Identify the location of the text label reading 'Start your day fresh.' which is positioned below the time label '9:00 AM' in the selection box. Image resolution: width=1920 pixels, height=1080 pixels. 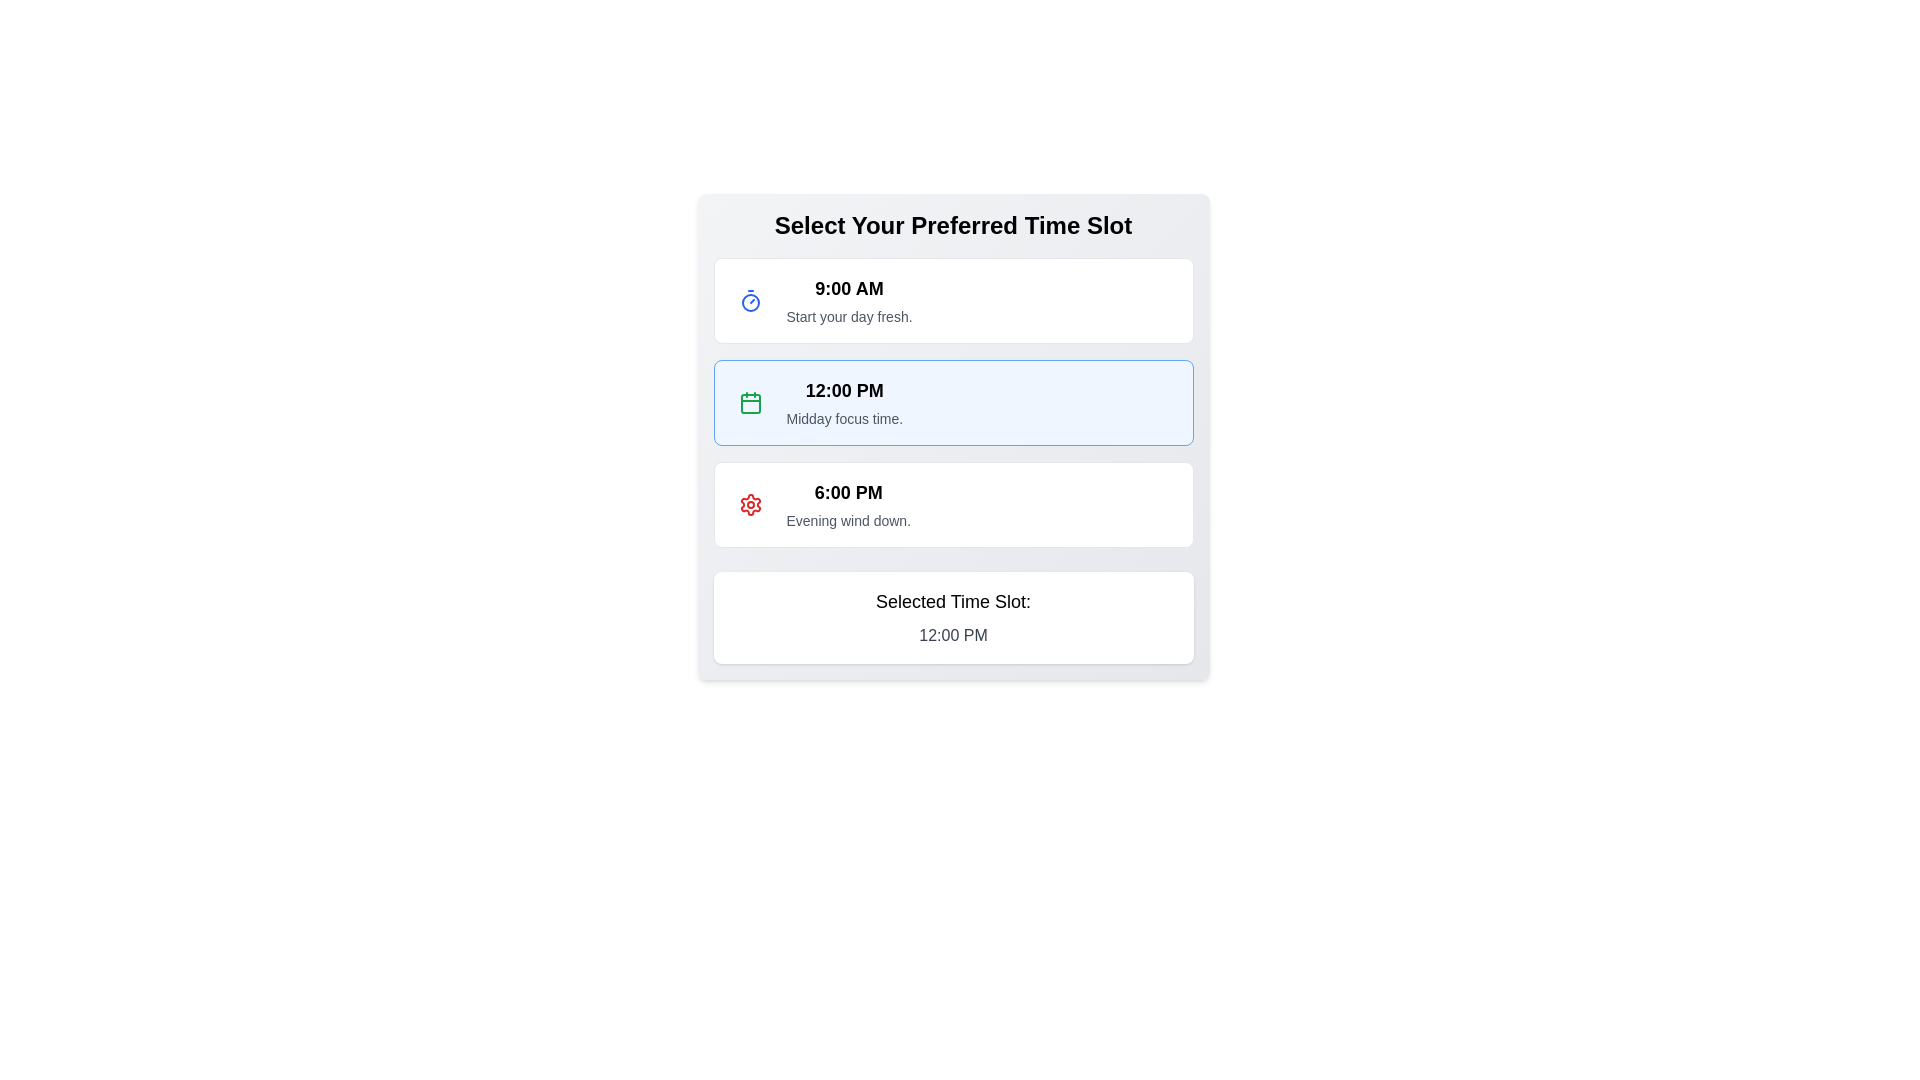
(849, 315).